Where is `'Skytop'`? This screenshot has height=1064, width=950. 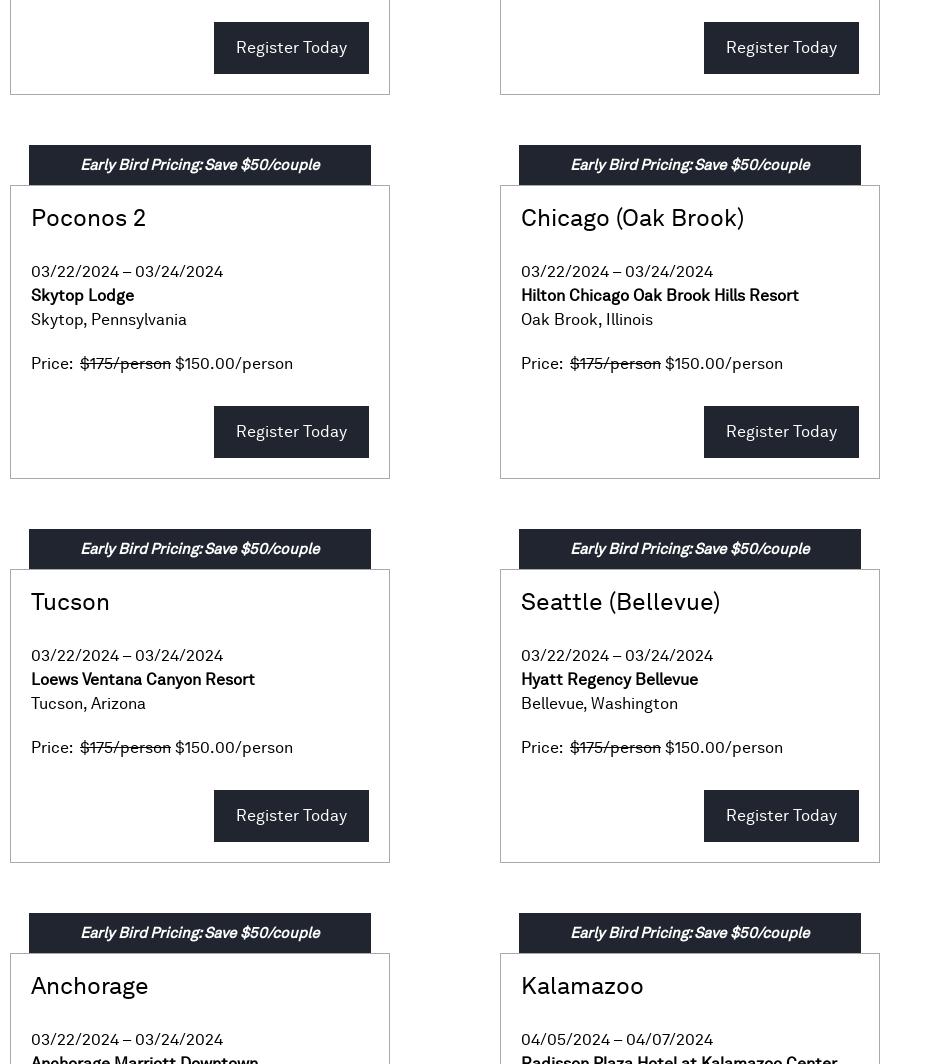 'Skytop' is located at coordinates (57, 319).